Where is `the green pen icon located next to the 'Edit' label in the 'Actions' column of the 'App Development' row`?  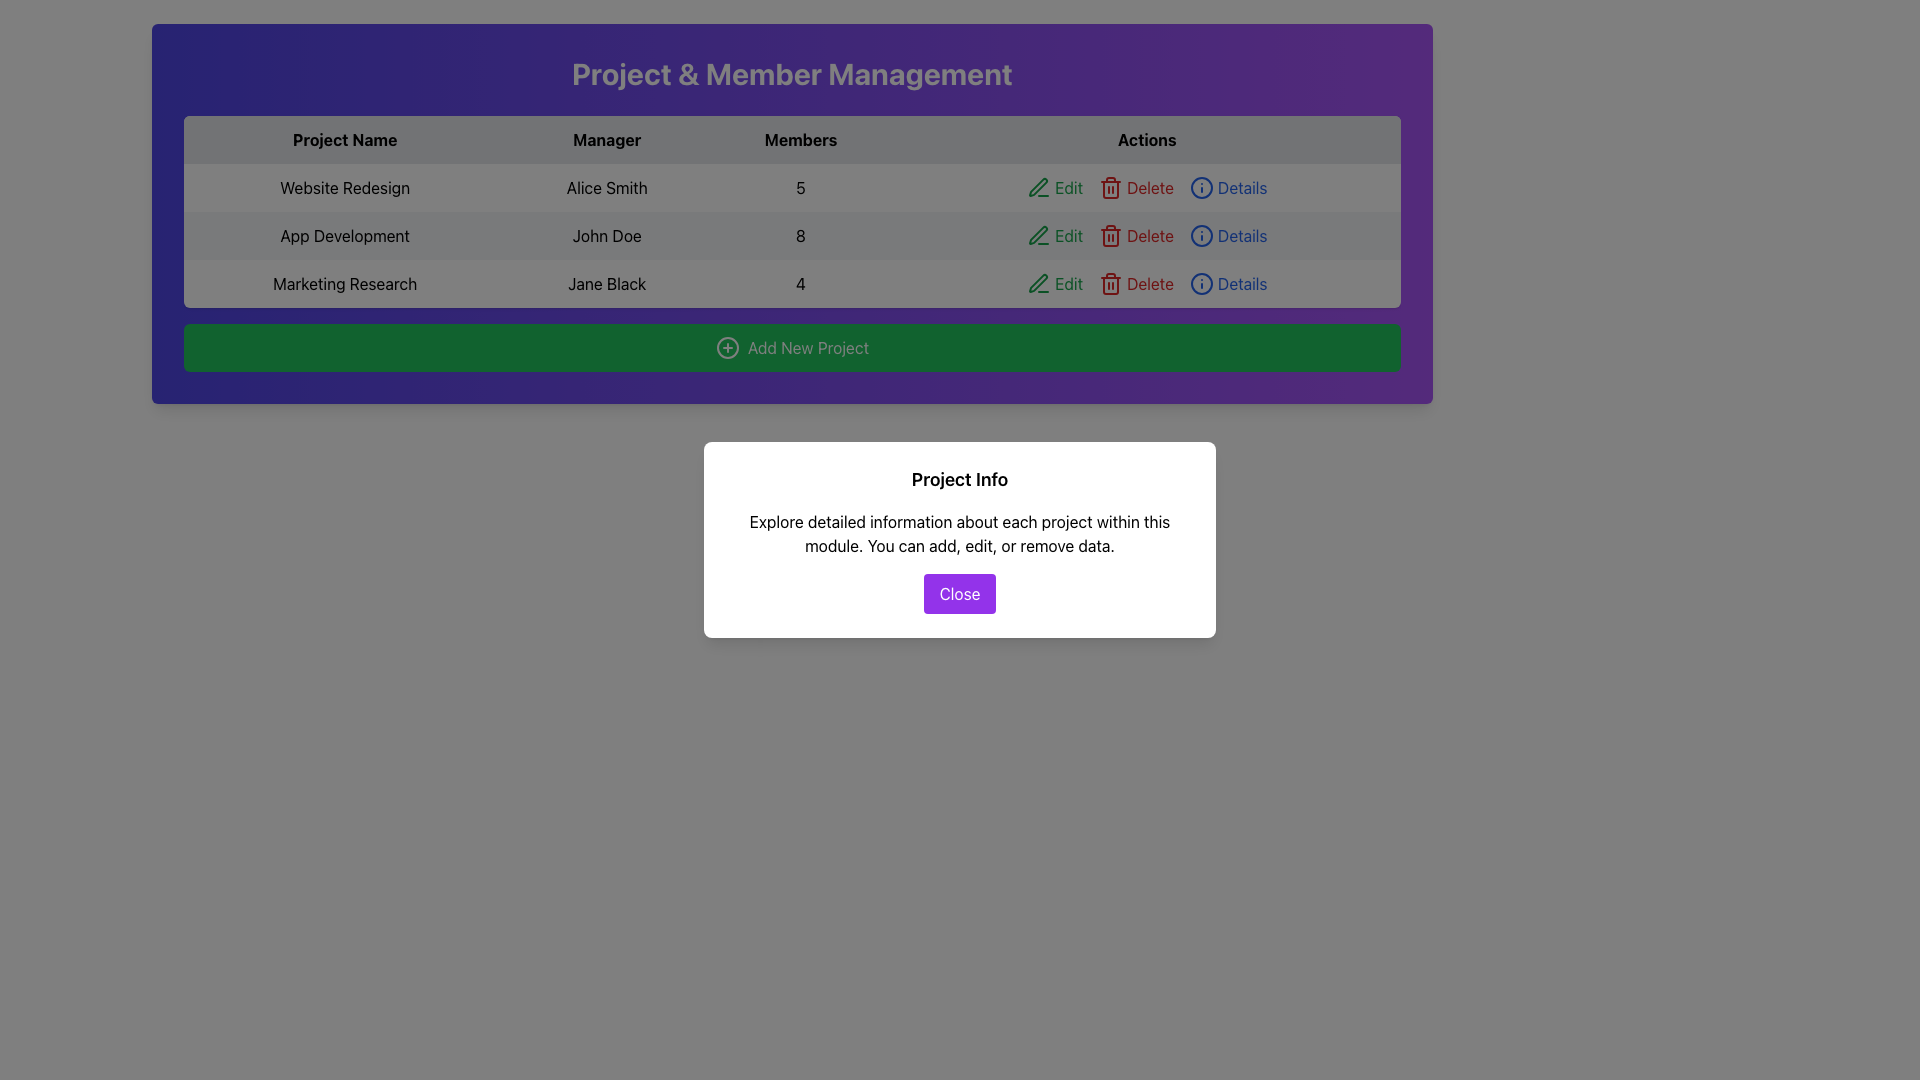
the green pen icon located next to the 'Edit' label in the 'Actions' column of the 'App Development' row is located at coordinates (1039, 234).